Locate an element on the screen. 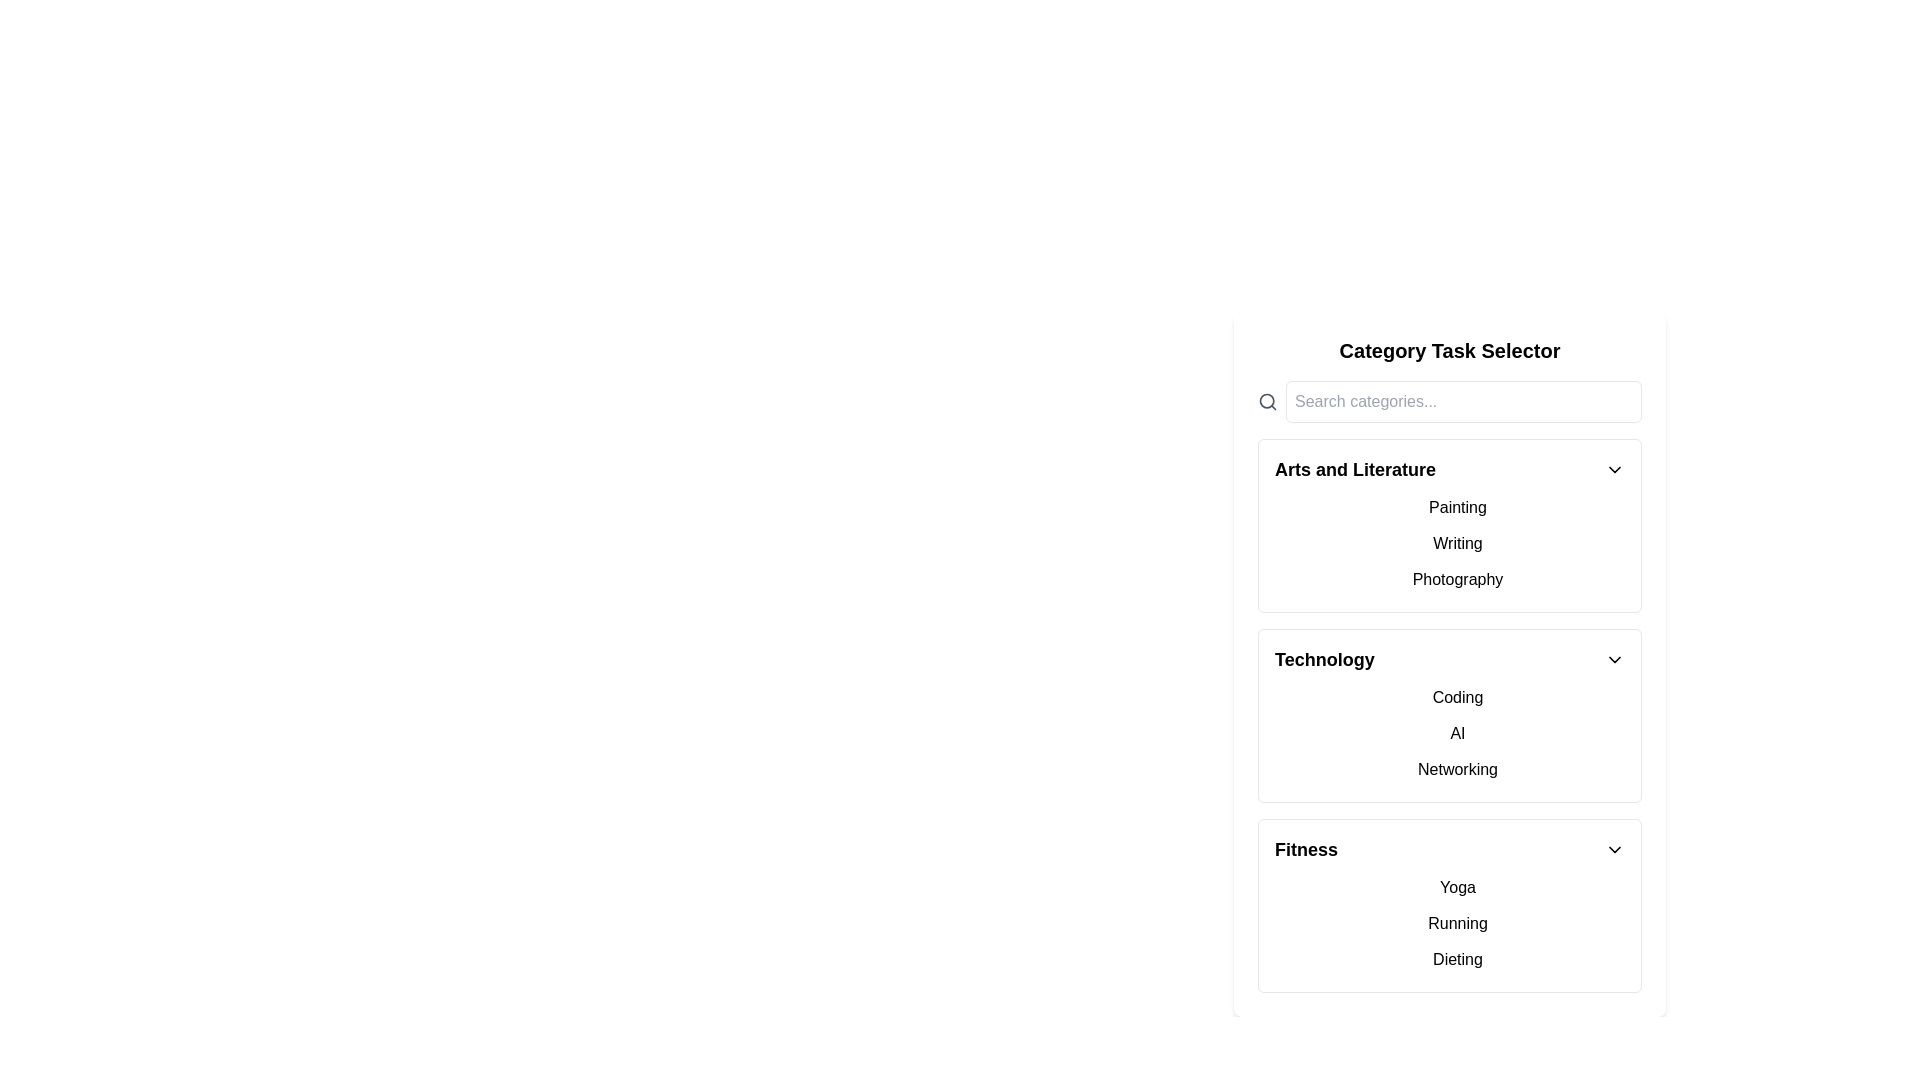 The width and height of the screenshot is (1920, 1080). the 'Arts and Literature' text label, which is styled in bold and larger font, positioned prominently in the 'Category Task Selector' section is located at coordinates (1355, 470).